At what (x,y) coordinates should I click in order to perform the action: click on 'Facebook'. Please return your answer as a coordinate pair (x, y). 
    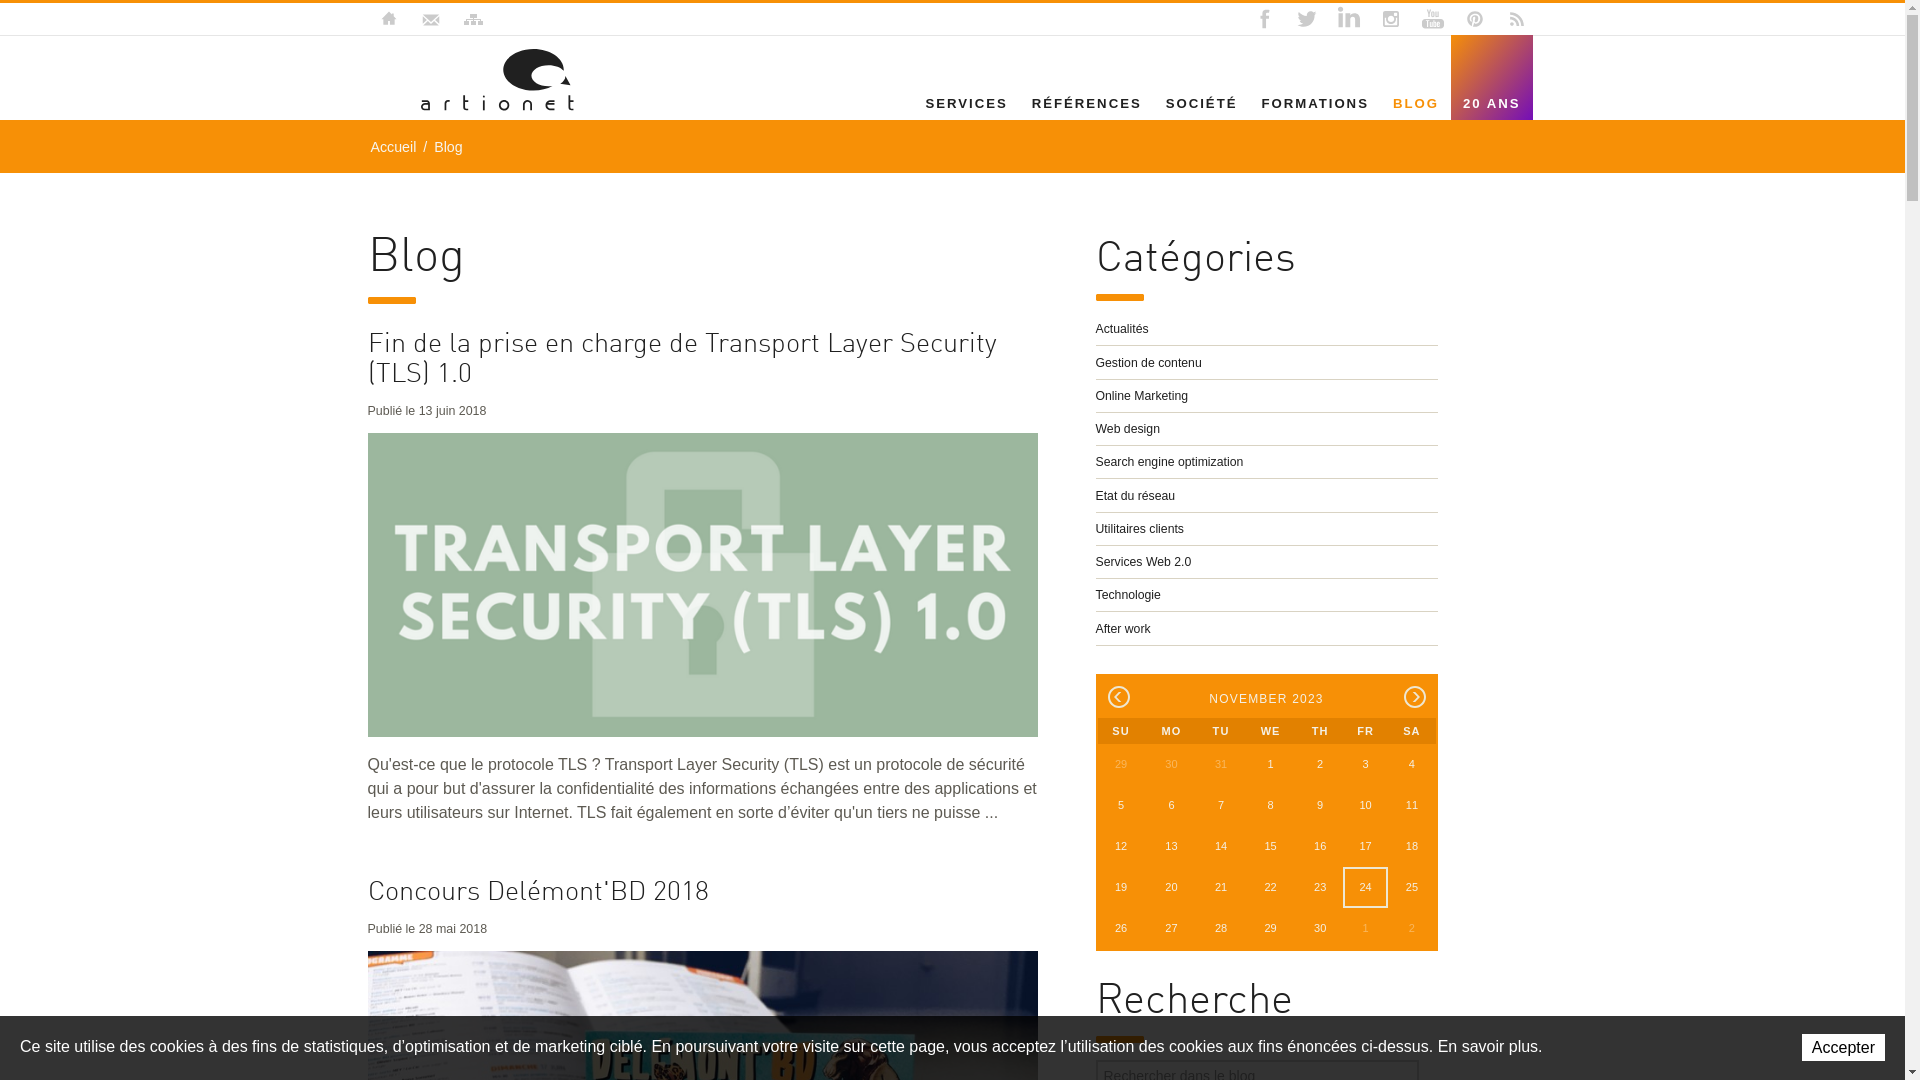
    Looking at the image, I should click on (1262, 19).